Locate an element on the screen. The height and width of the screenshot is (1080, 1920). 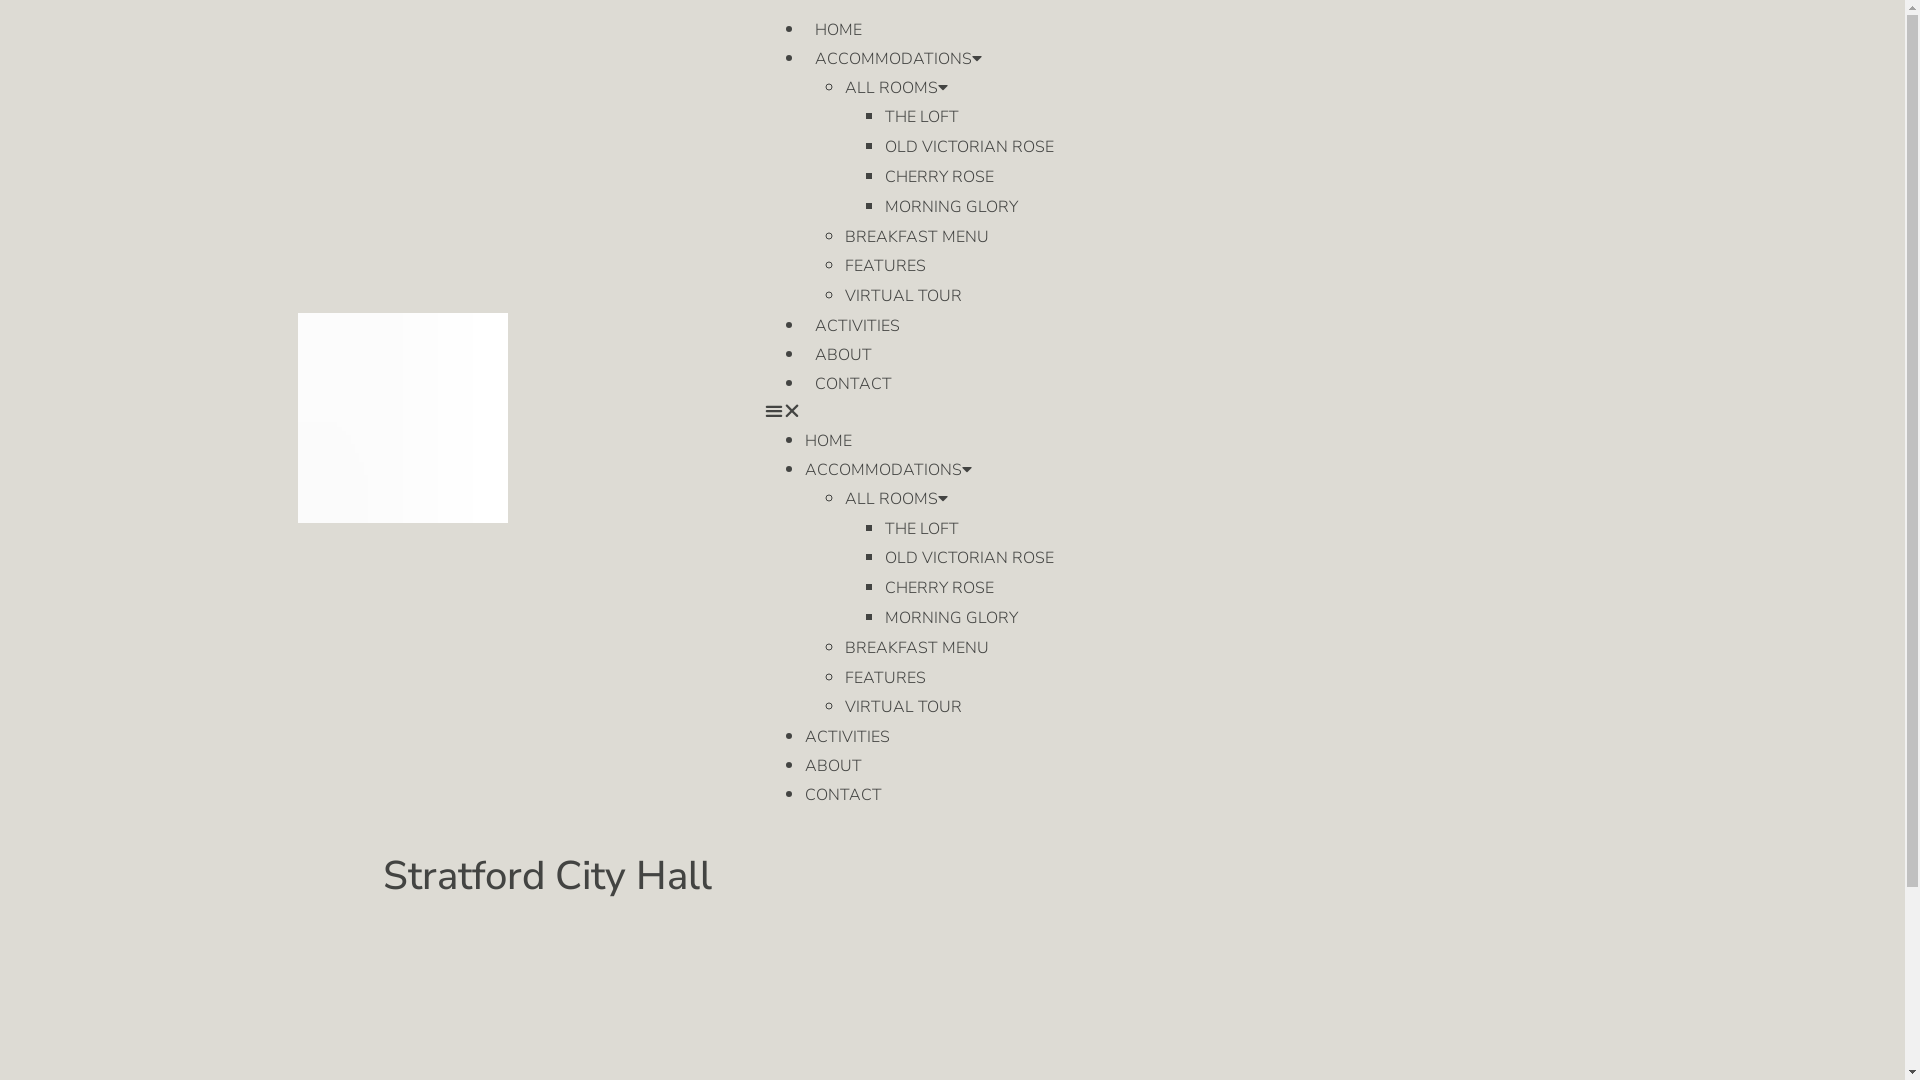
'ABOUT' is located at coordinates (843, 353).